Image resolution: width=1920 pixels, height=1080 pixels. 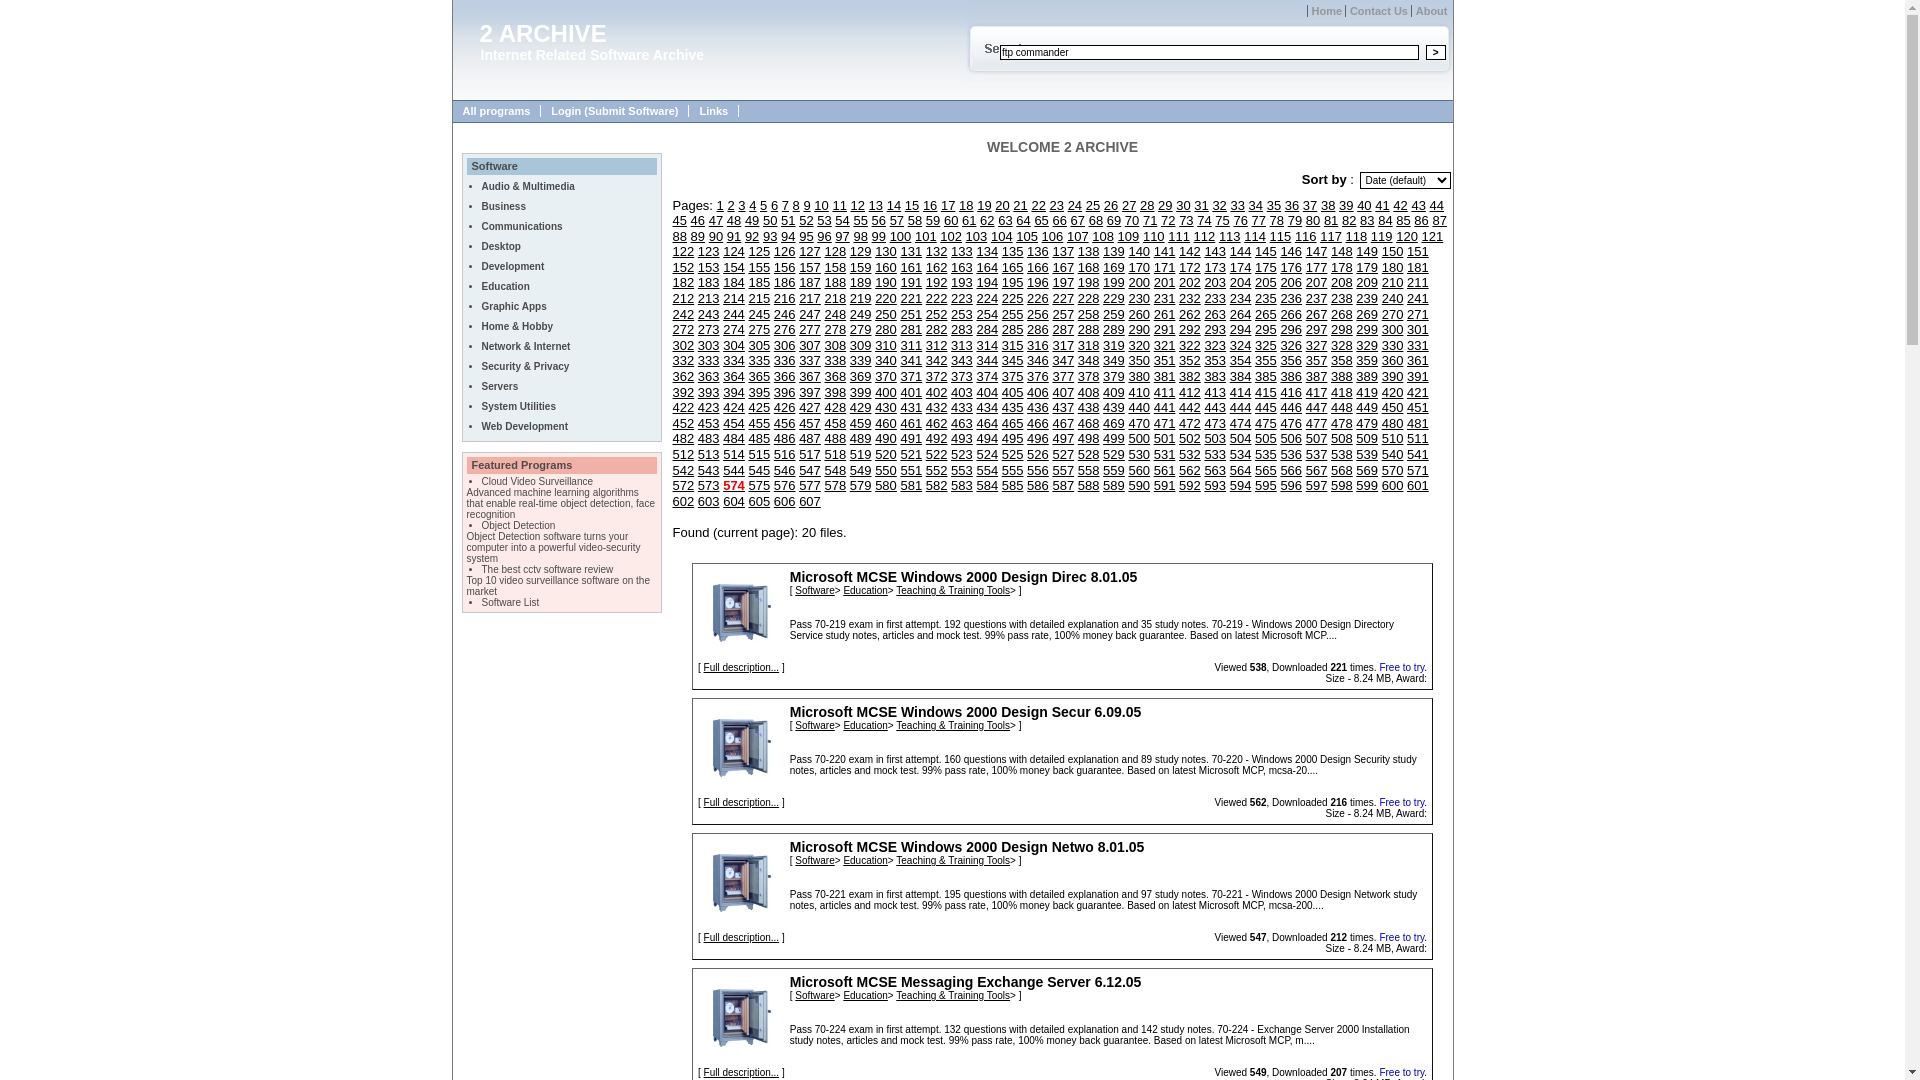 What do you see at coordinates (1200, 205) in the screenshot?
I see `'31'` at bounding box center [1200, 205].